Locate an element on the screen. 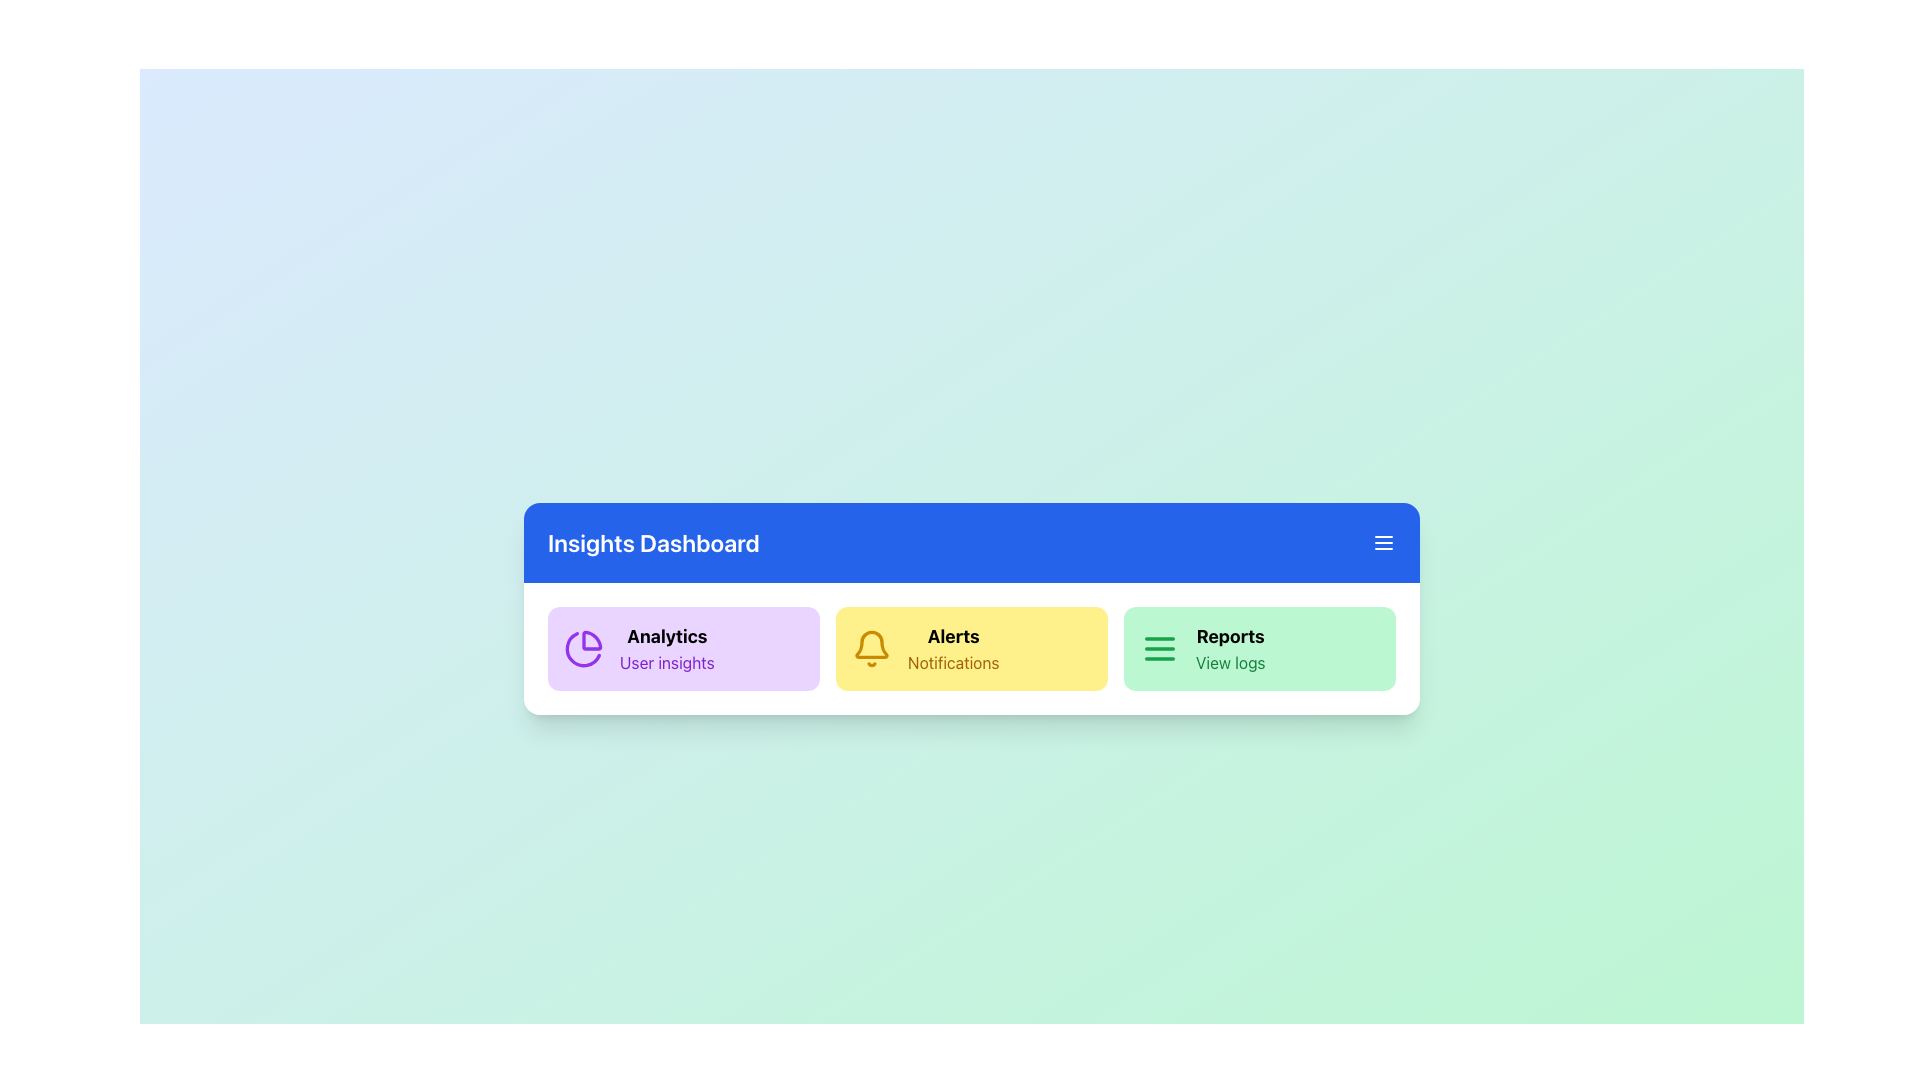 This screenshot has width=1920, height=1080. the textual label displaying 'Alerts' and 'Notifications' on a yellow background, which is centrally positioned within the second block of a row of three blocks is located at coordinates (952, 648).